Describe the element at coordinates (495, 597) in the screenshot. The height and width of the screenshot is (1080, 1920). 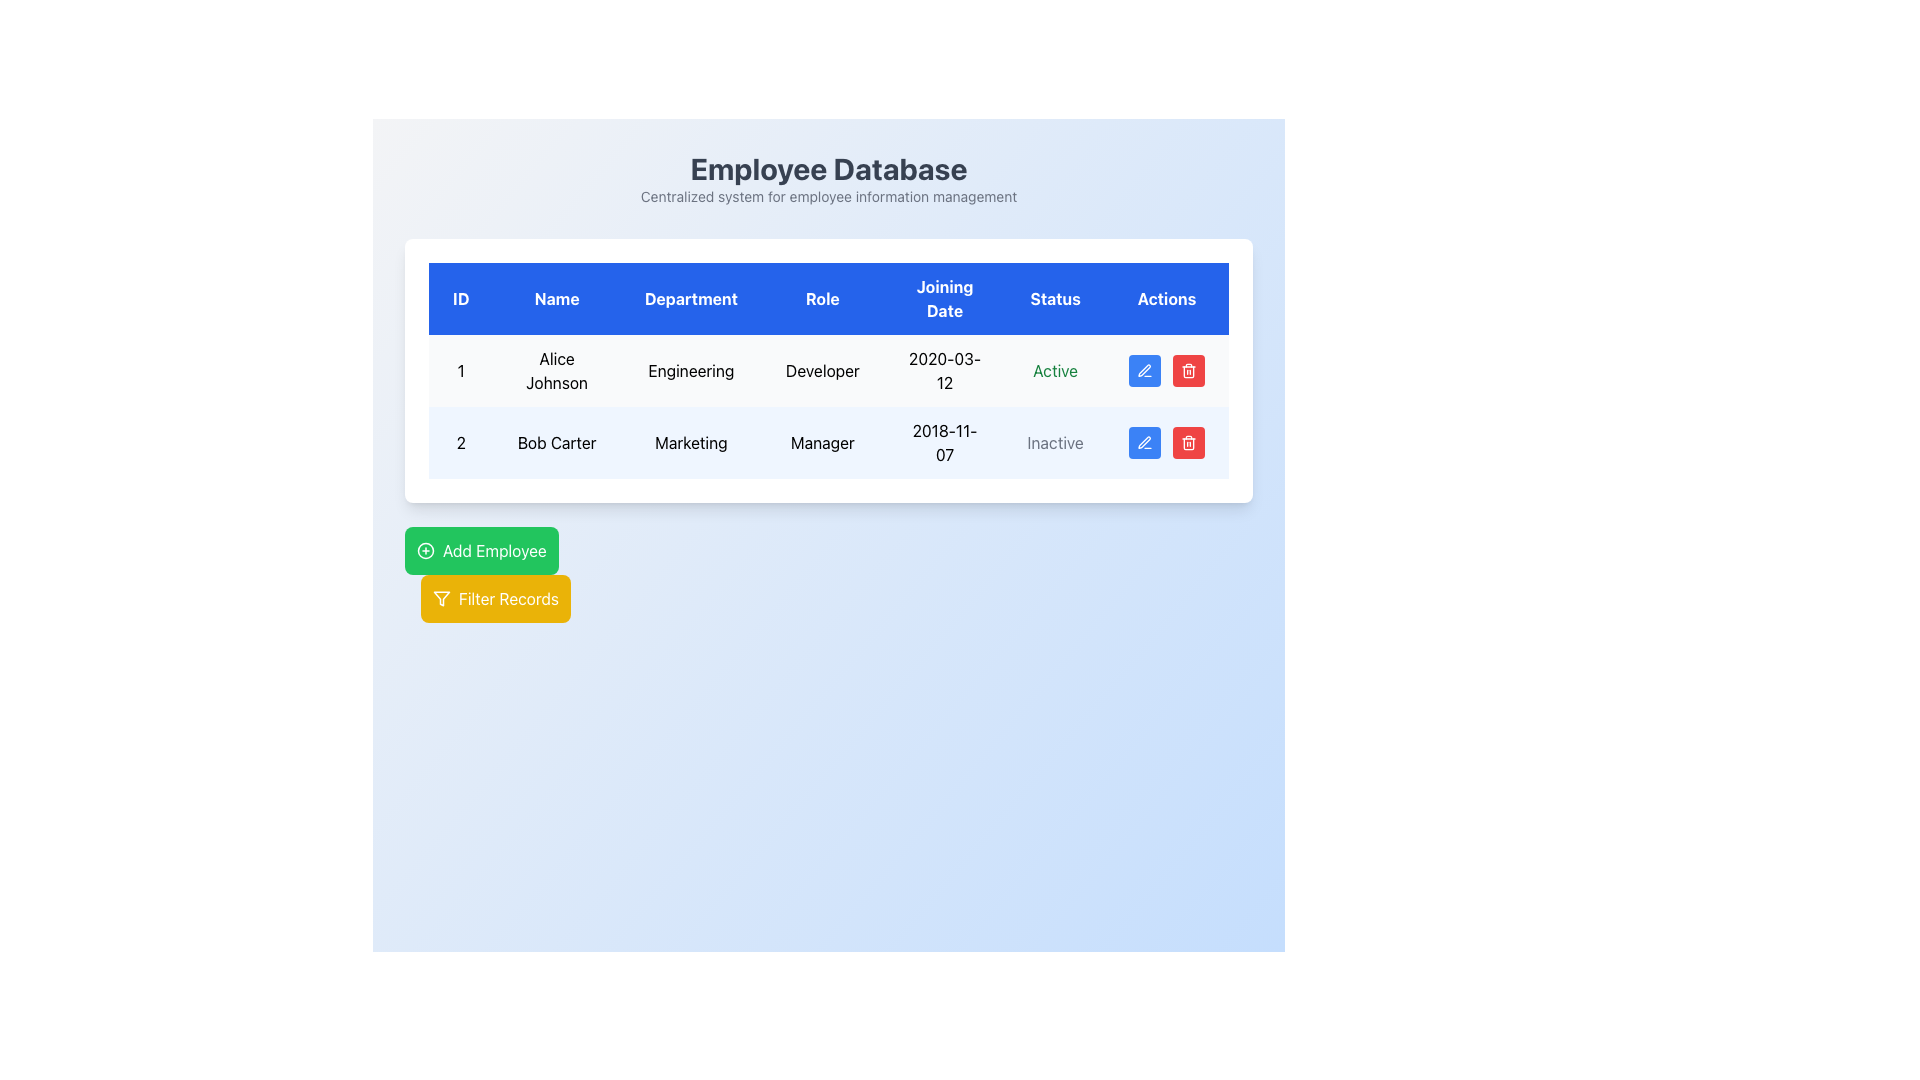
I see `the 'Filter Records' button, which is a rectangular button with rounded corners, yellow background, white text, and a filter icon, located below the employee table` at that location.